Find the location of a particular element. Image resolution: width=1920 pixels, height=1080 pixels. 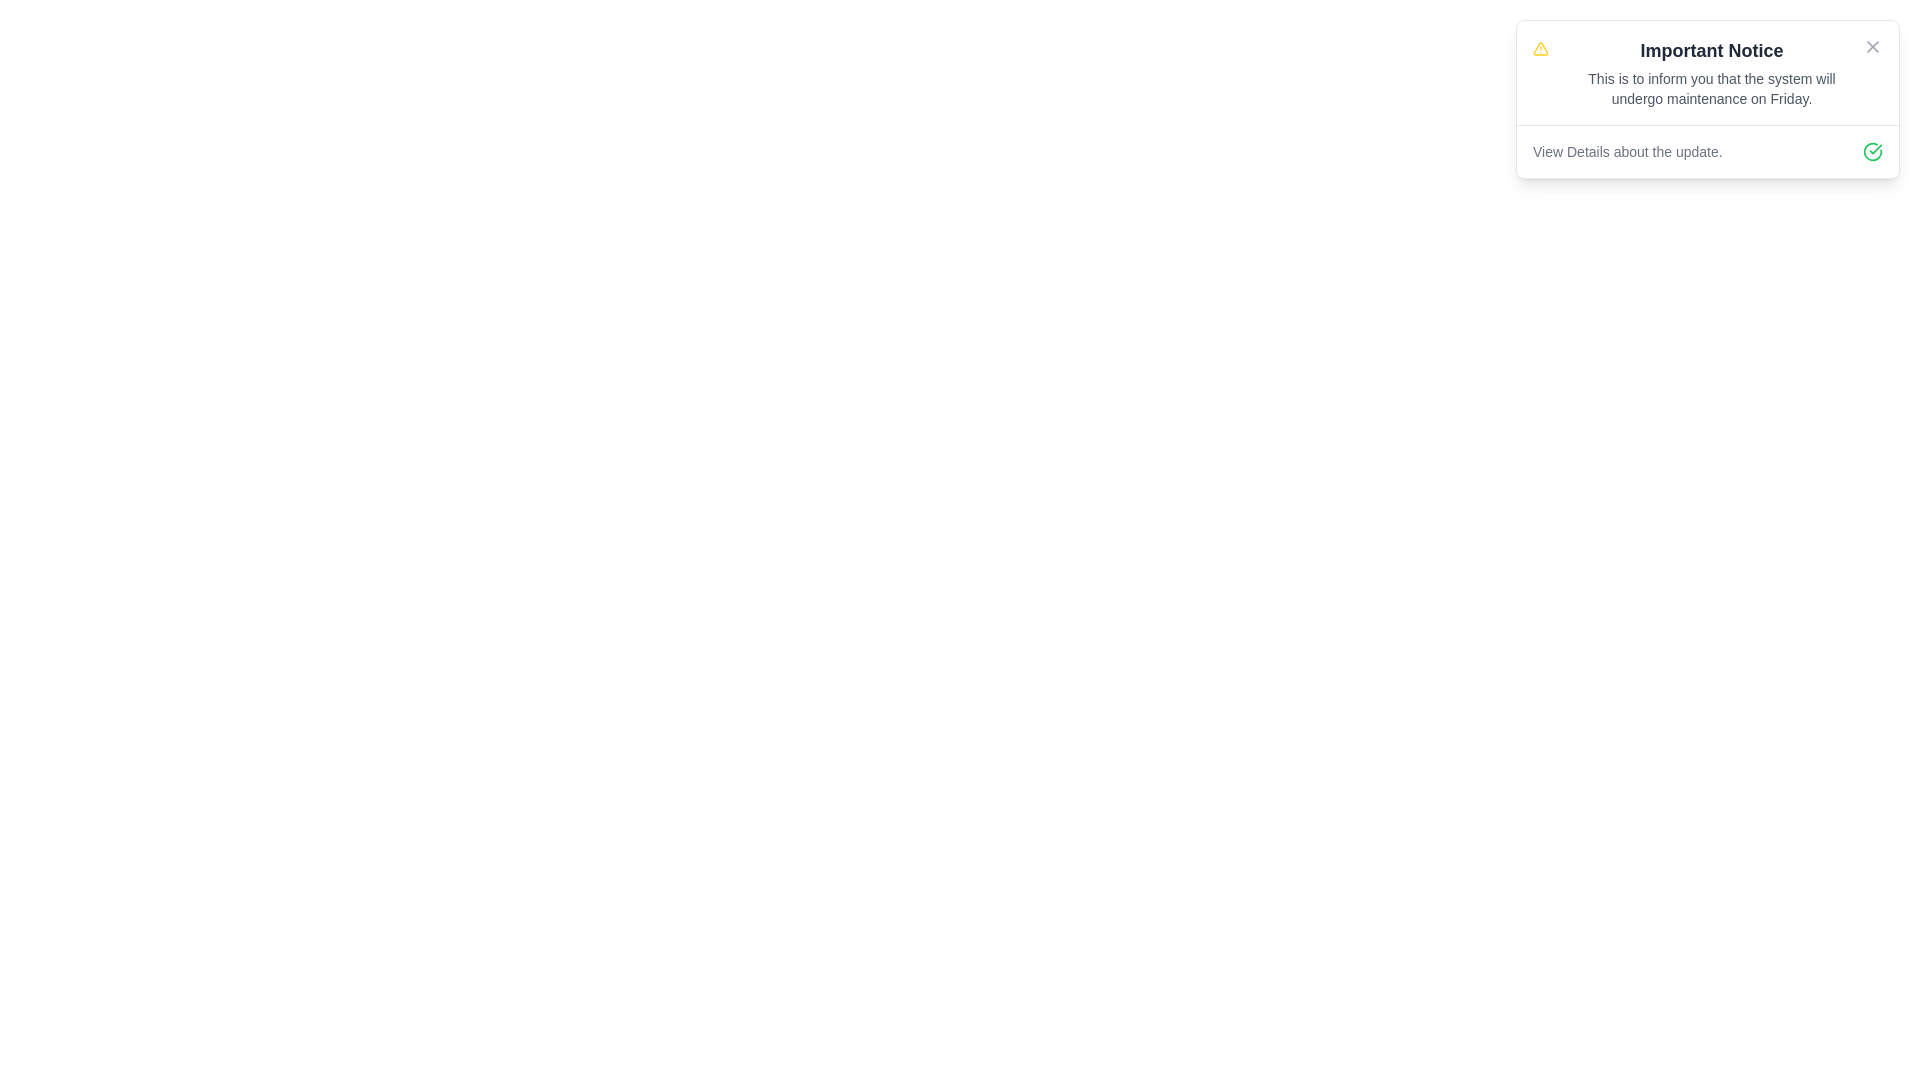

the Text Label that provides supplementary information located in the notification area at the top-right corner of the interface, positioned left of a green checkmark icon is located at coordinates (1627, 150).